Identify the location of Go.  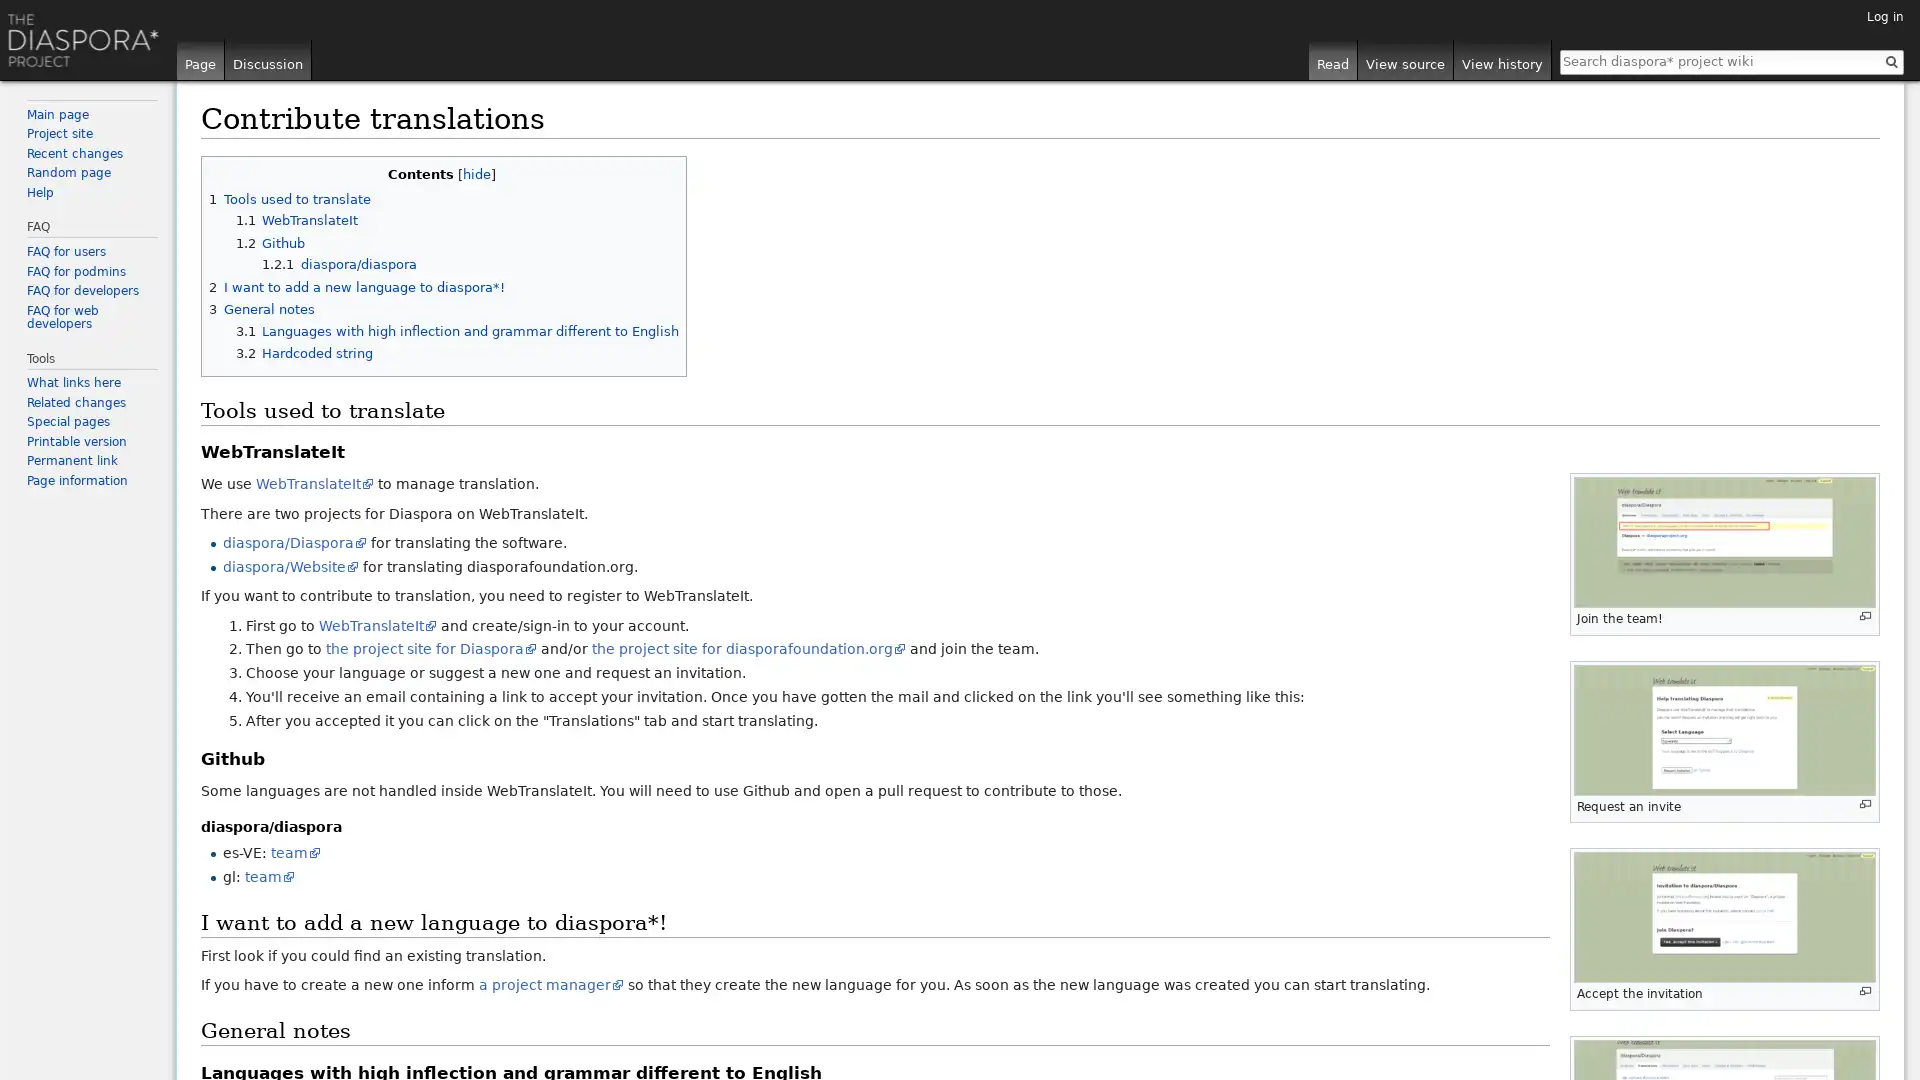
(1890, 60).